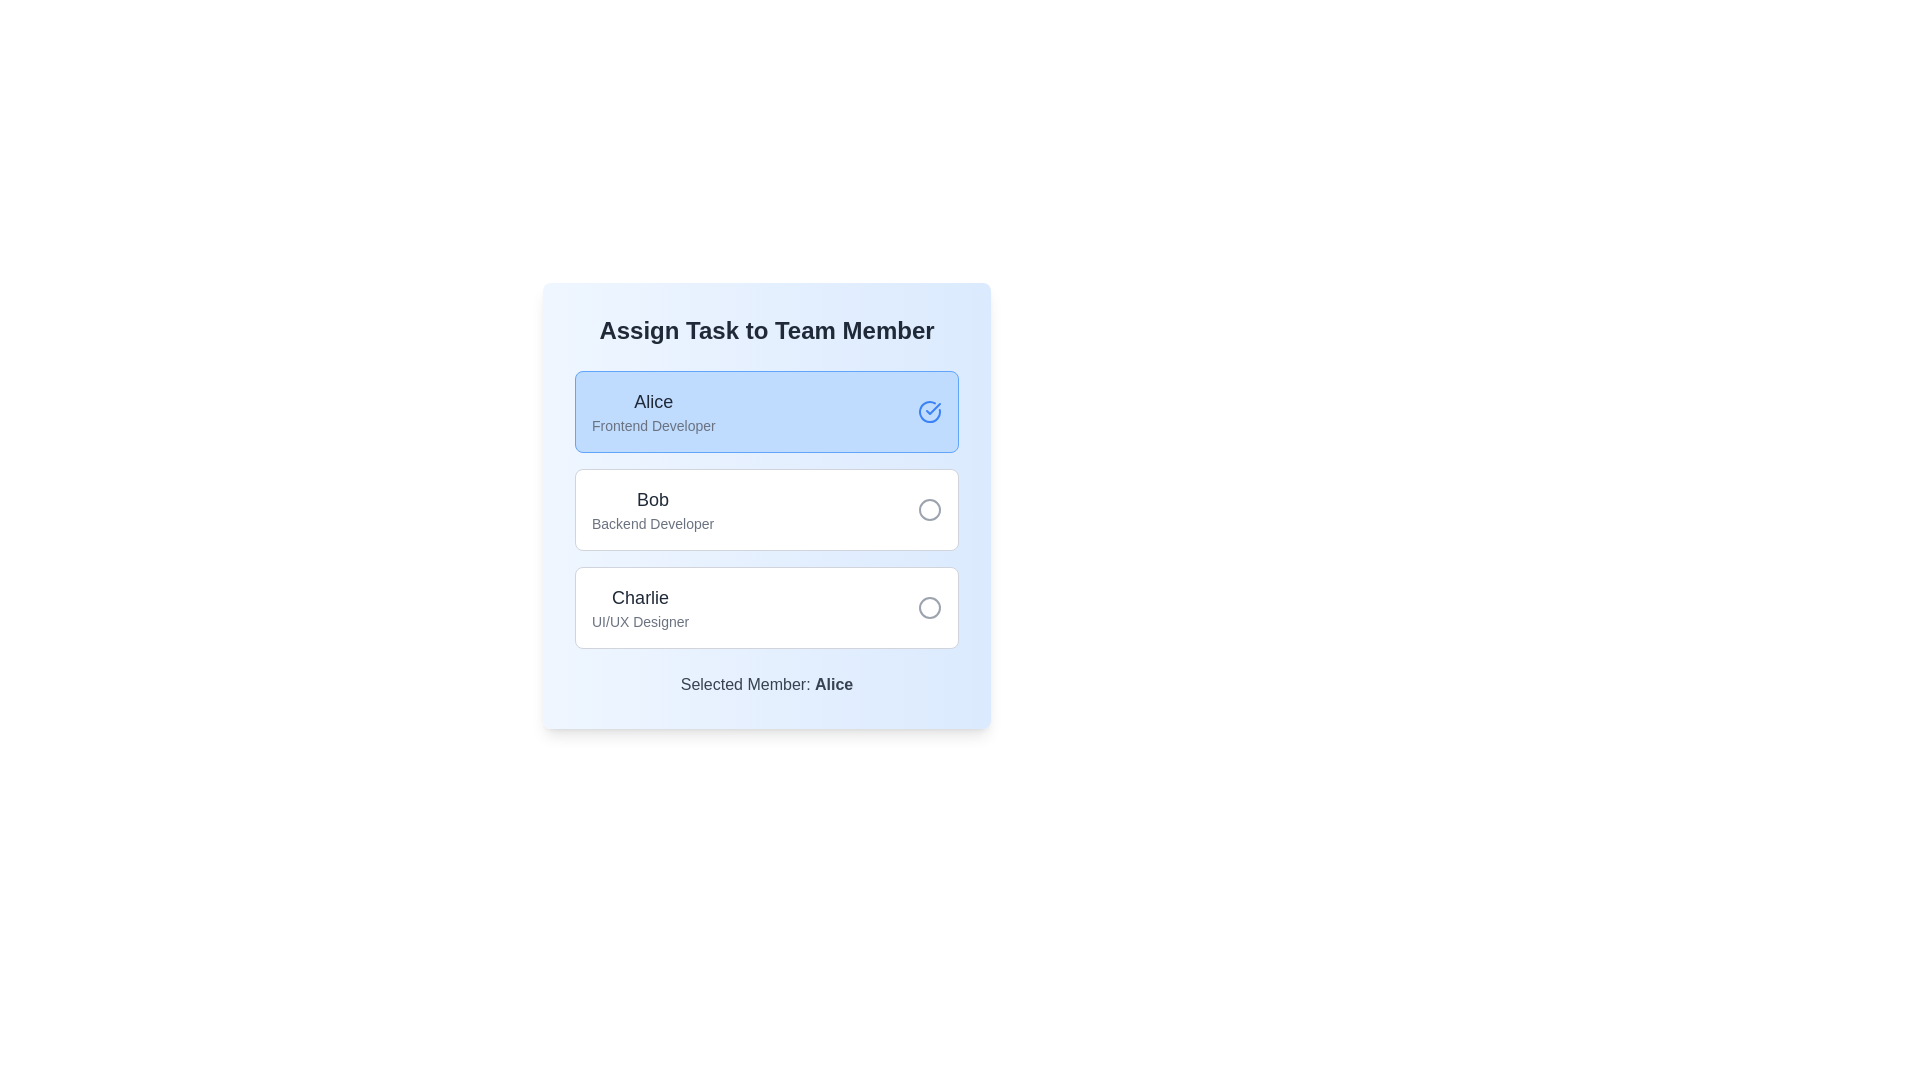 This screenshot has width=1920, height=1080. Describe the element at coordinates (640, 596) in the screenshot. I see `the team member` at that location.